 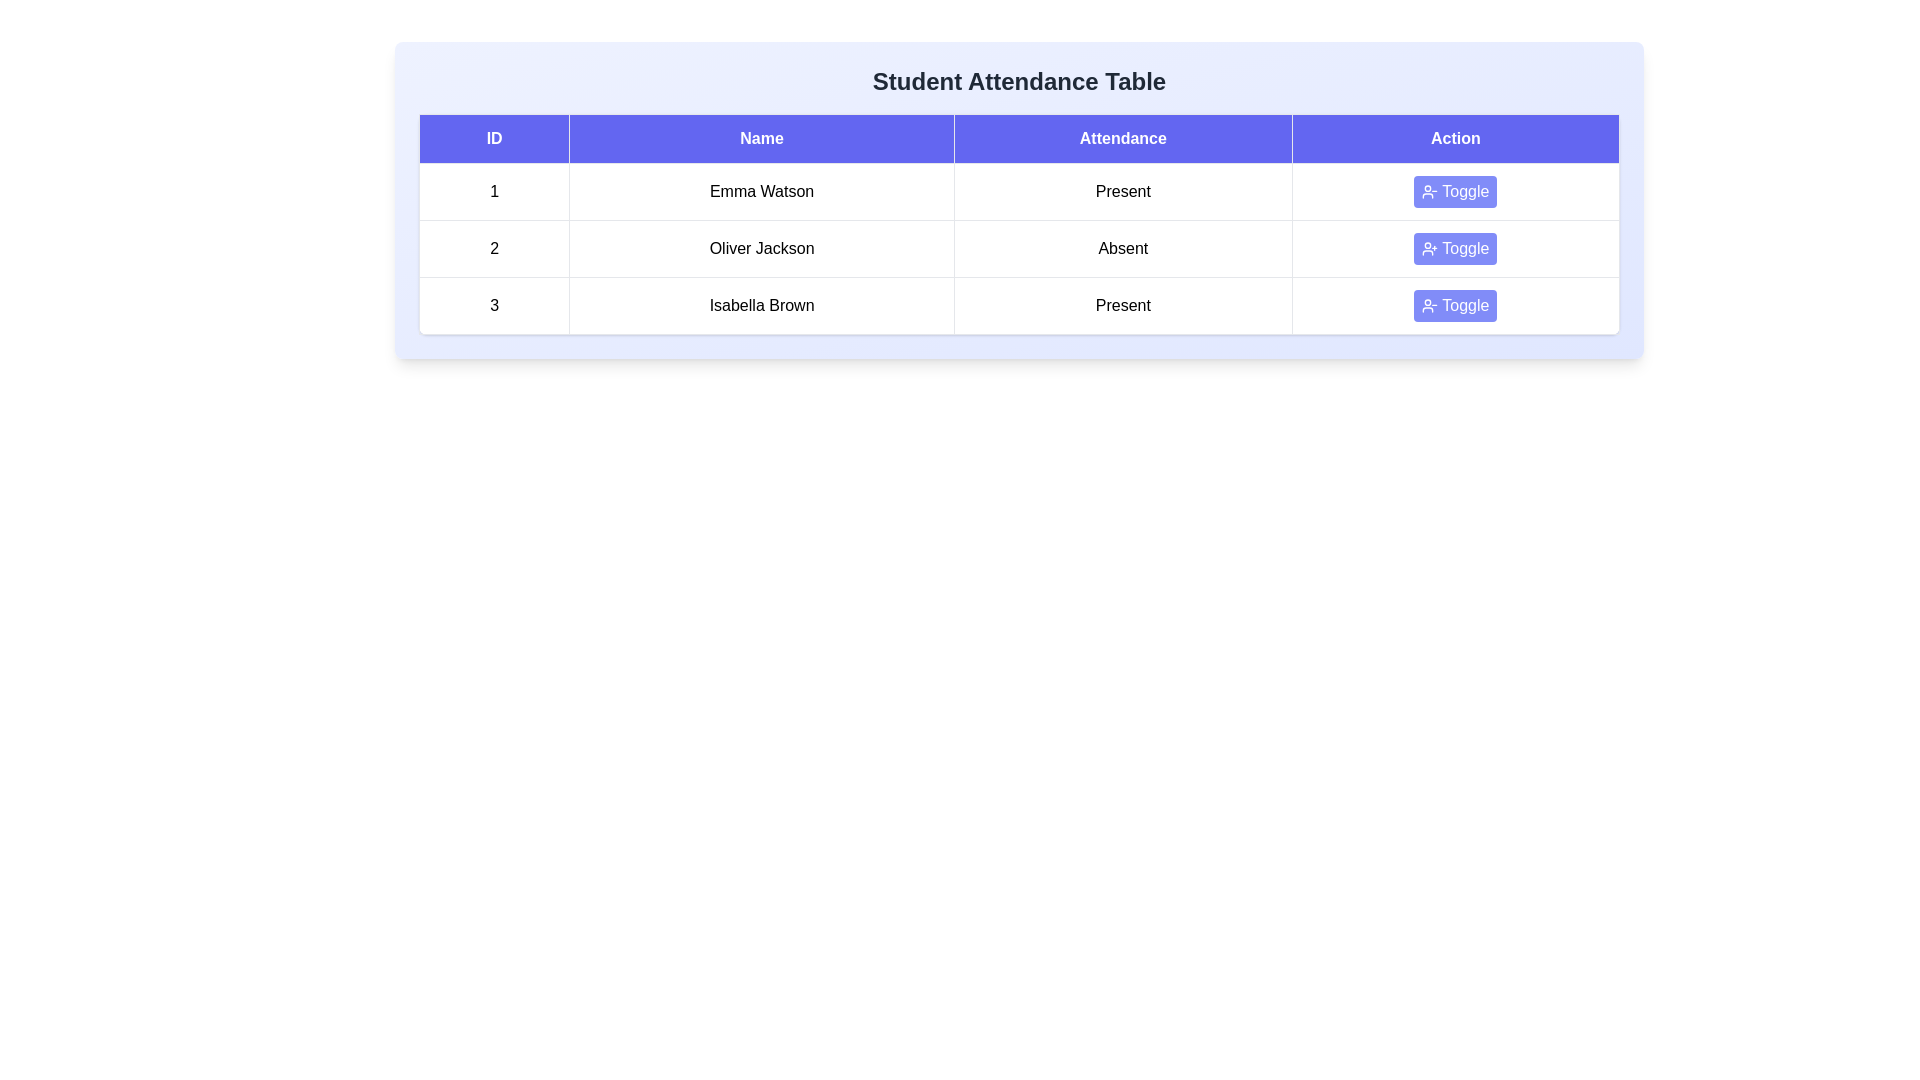 I want to click on the static text label with the text 'ID', which is styled with a blue background and white bold text, located at the top-left corner of the table header, so click(x=494, y=137).